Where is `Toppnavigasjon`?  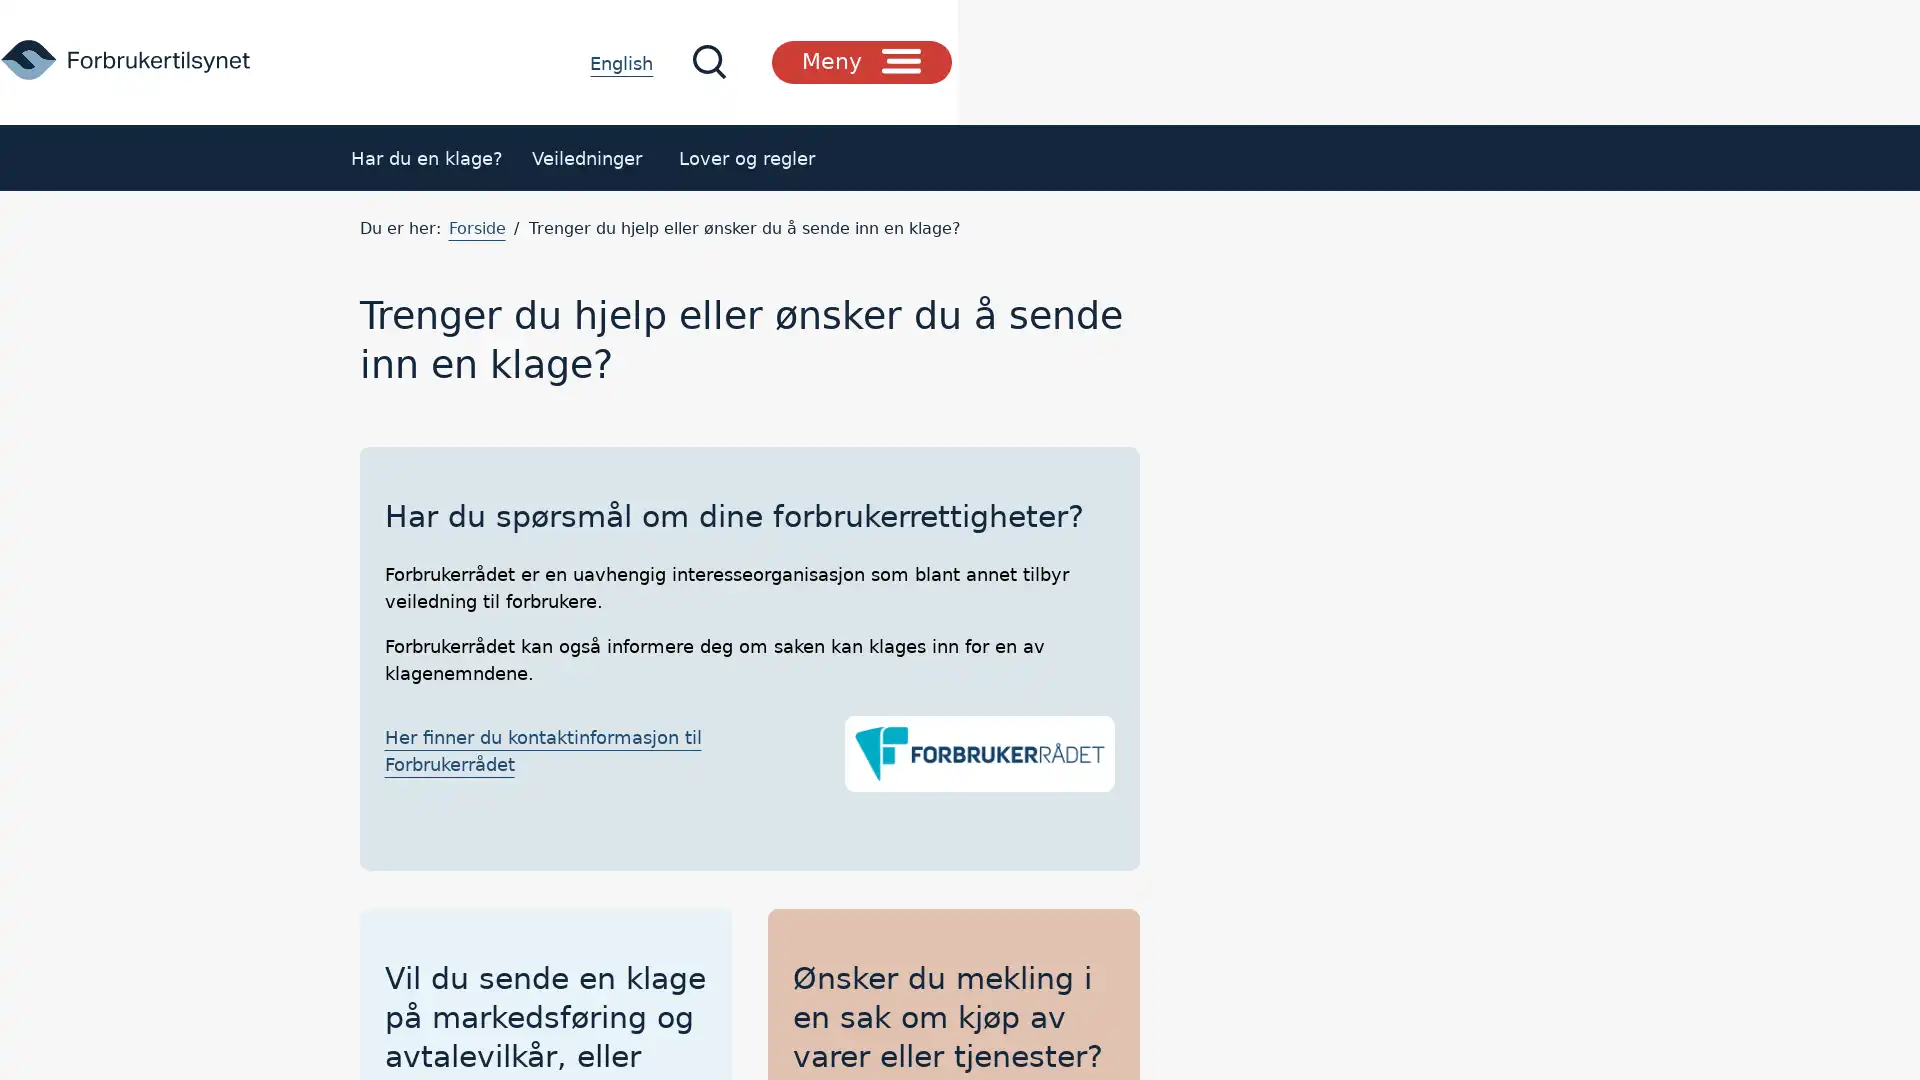 Toppnavigasjon is located at coordinates (1477, 60).